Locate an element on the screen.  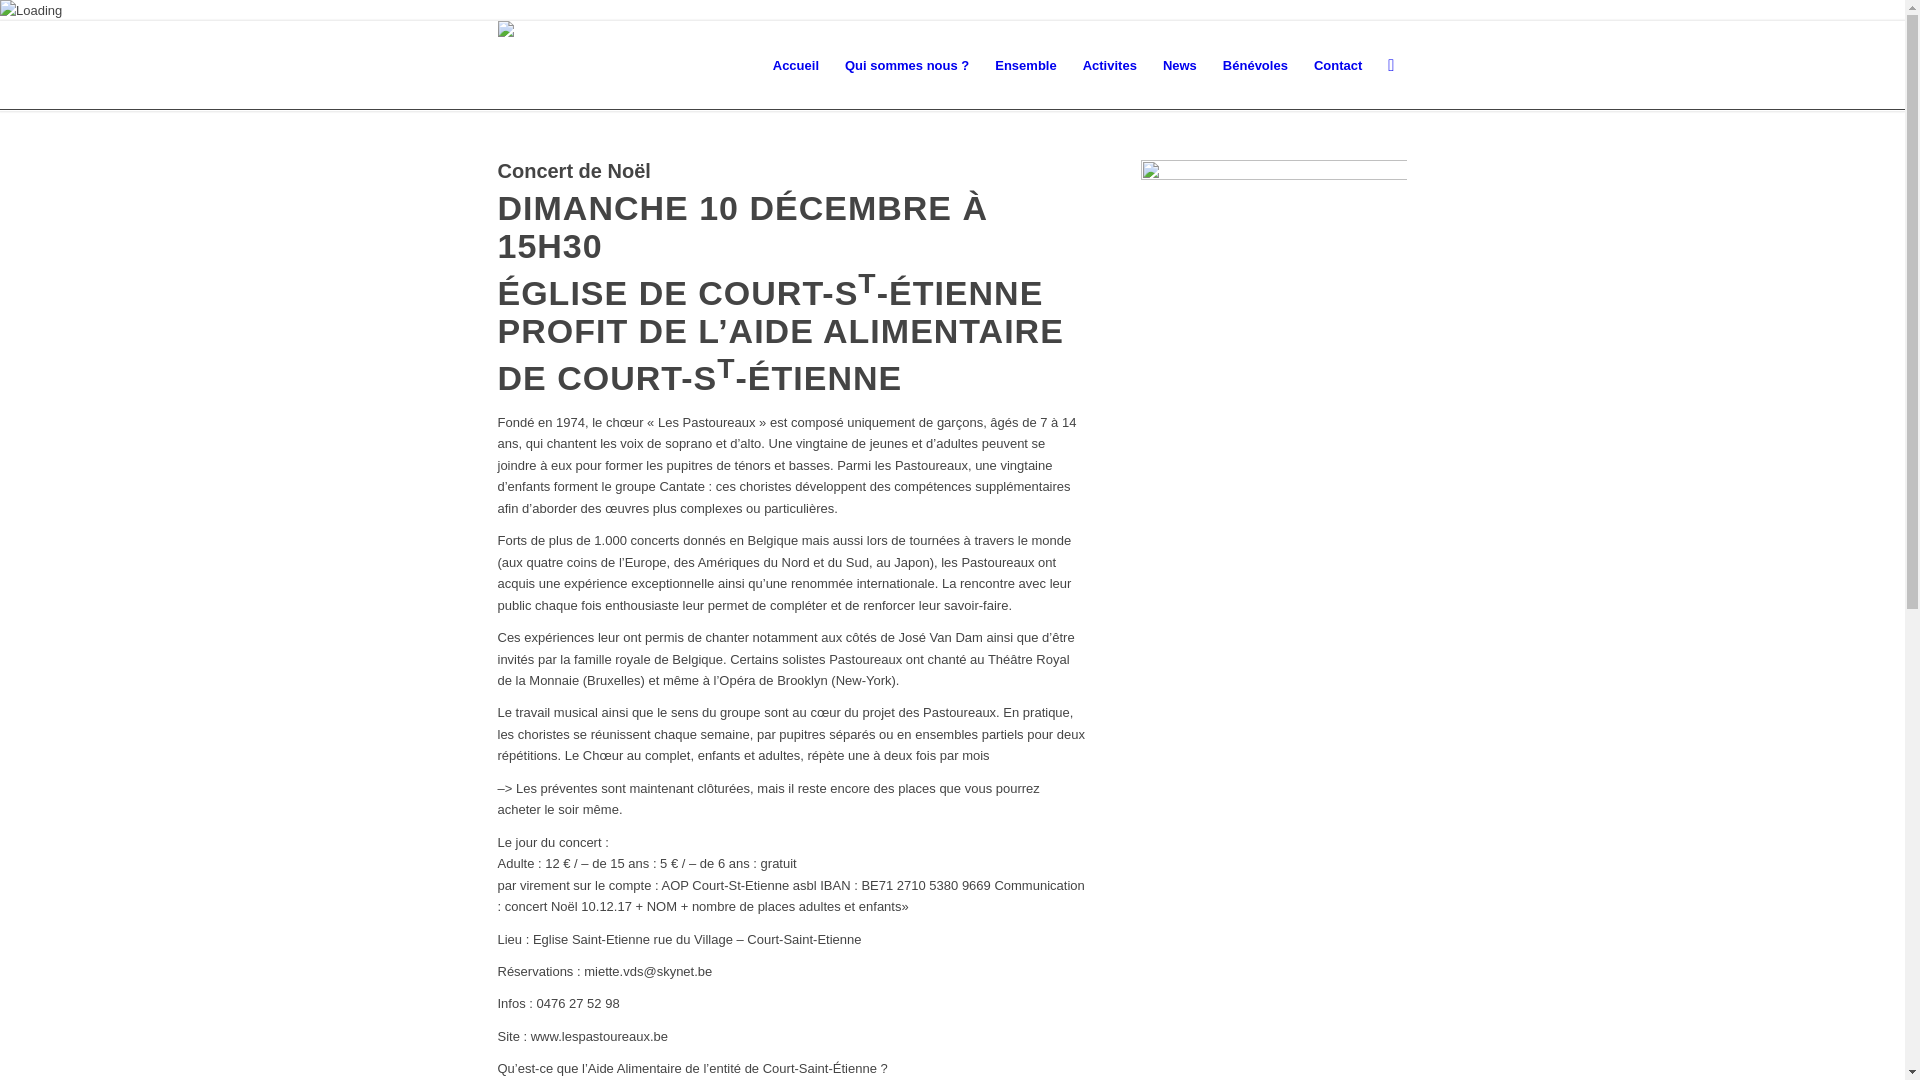
'Activites' is located at coordinates (1108, 64).